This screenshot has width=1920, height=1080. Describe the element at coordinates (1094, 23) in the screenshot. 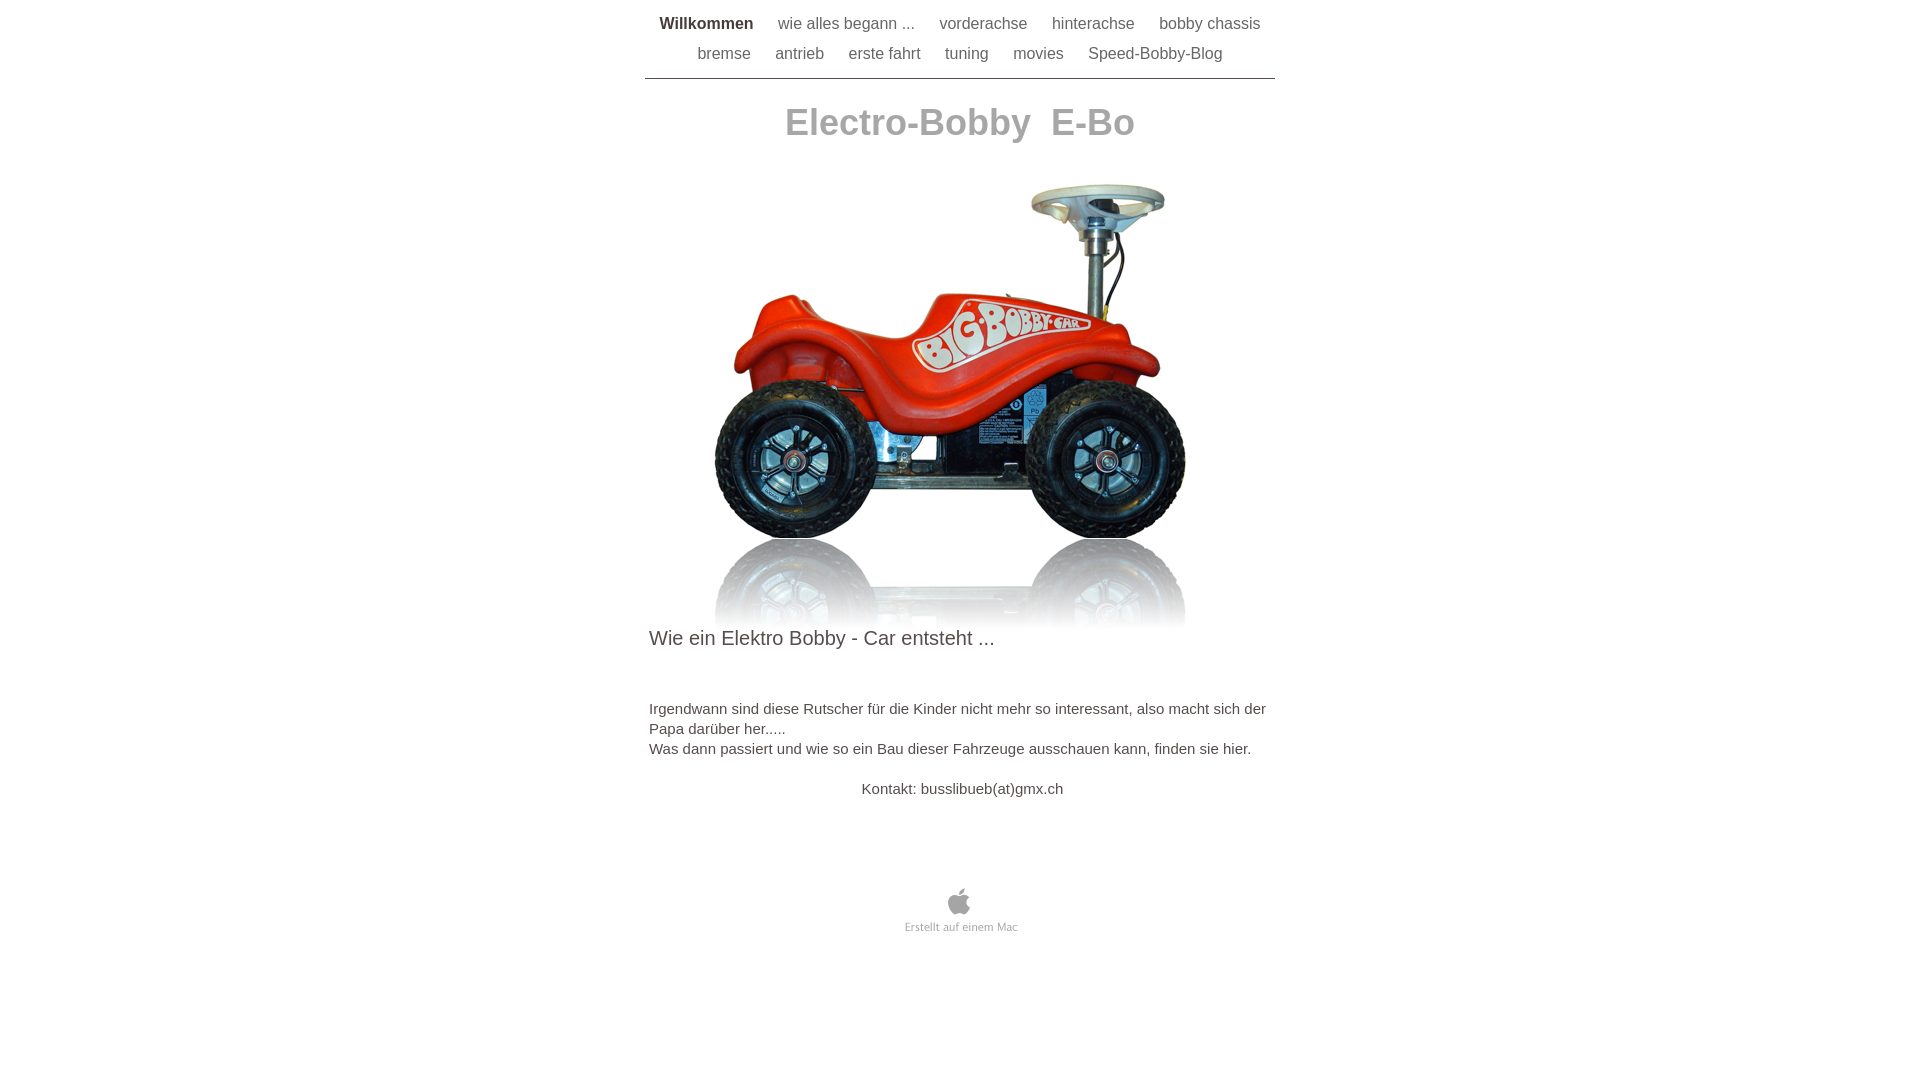

I see `'hinterachse'` at that location.